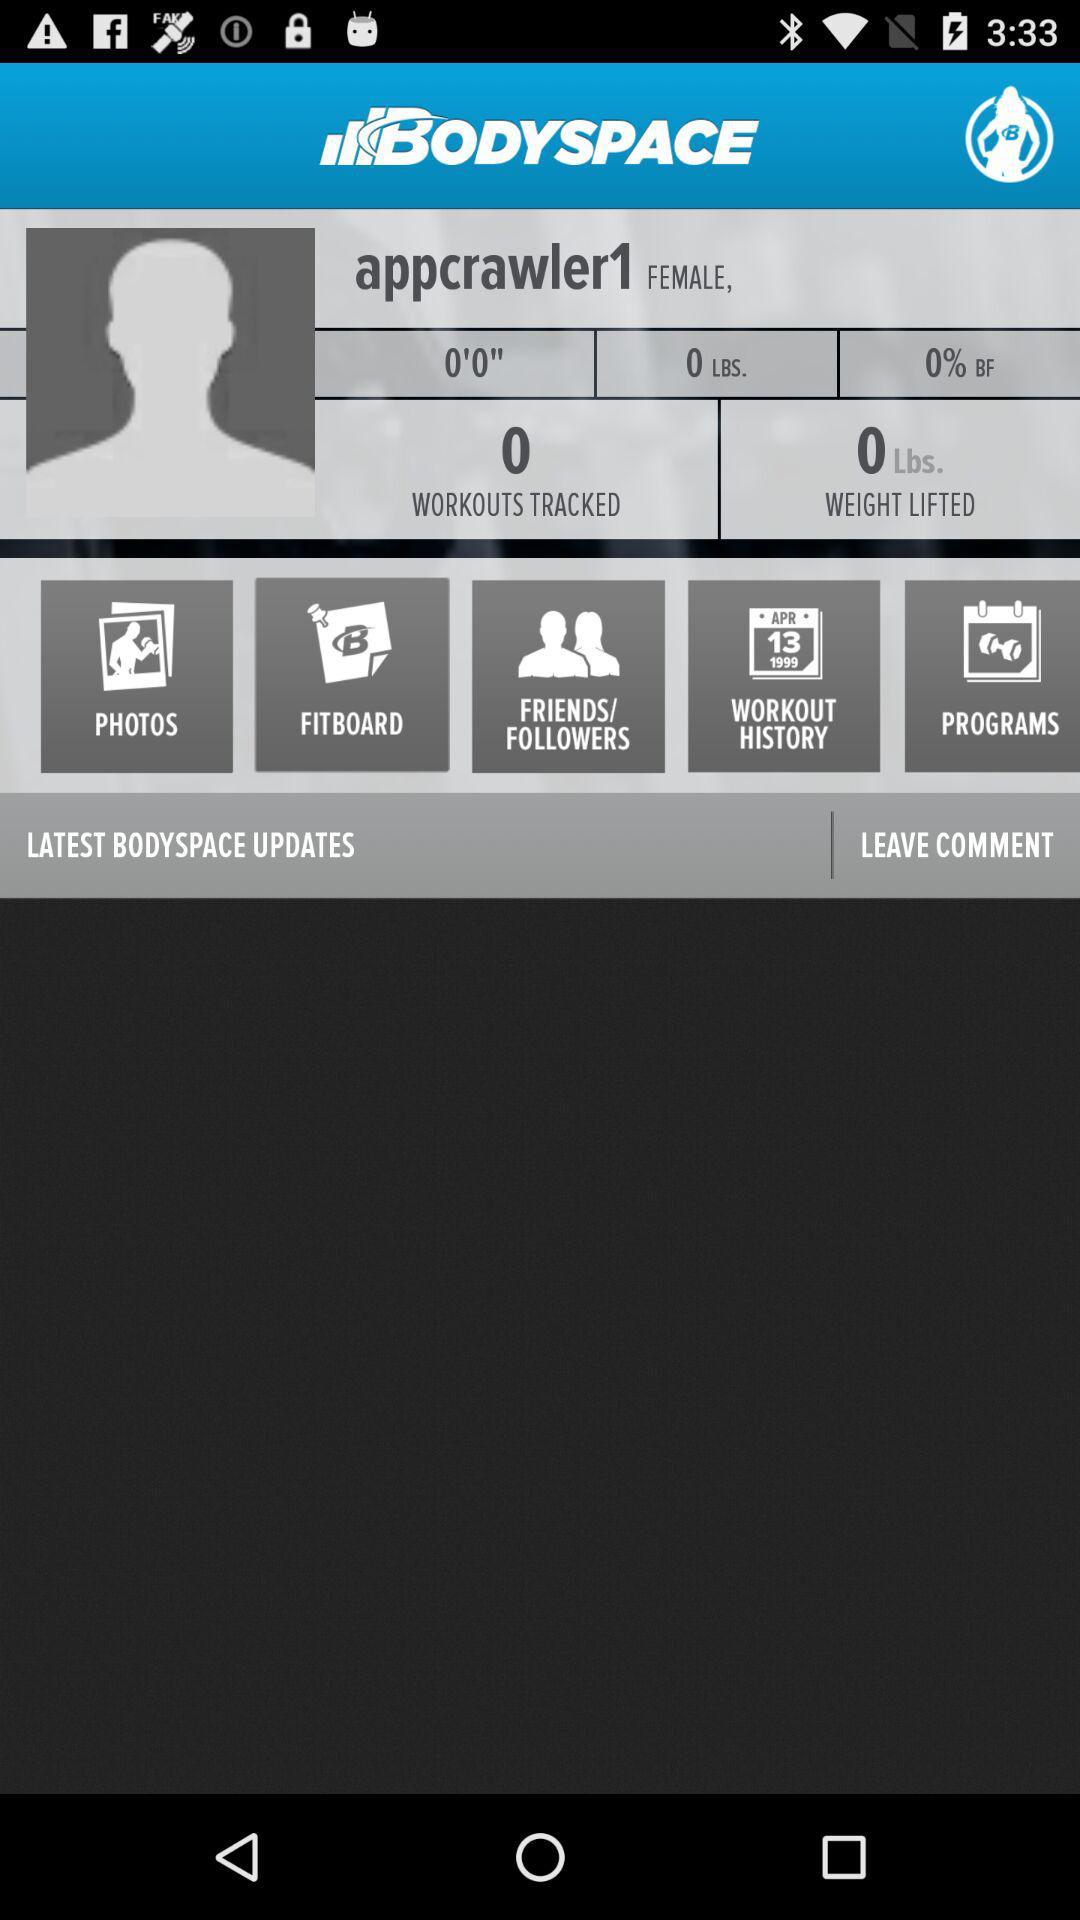  Describe the element at coordinates (493, 267) in the screenshot. I see `item to the left of the female` at that location.